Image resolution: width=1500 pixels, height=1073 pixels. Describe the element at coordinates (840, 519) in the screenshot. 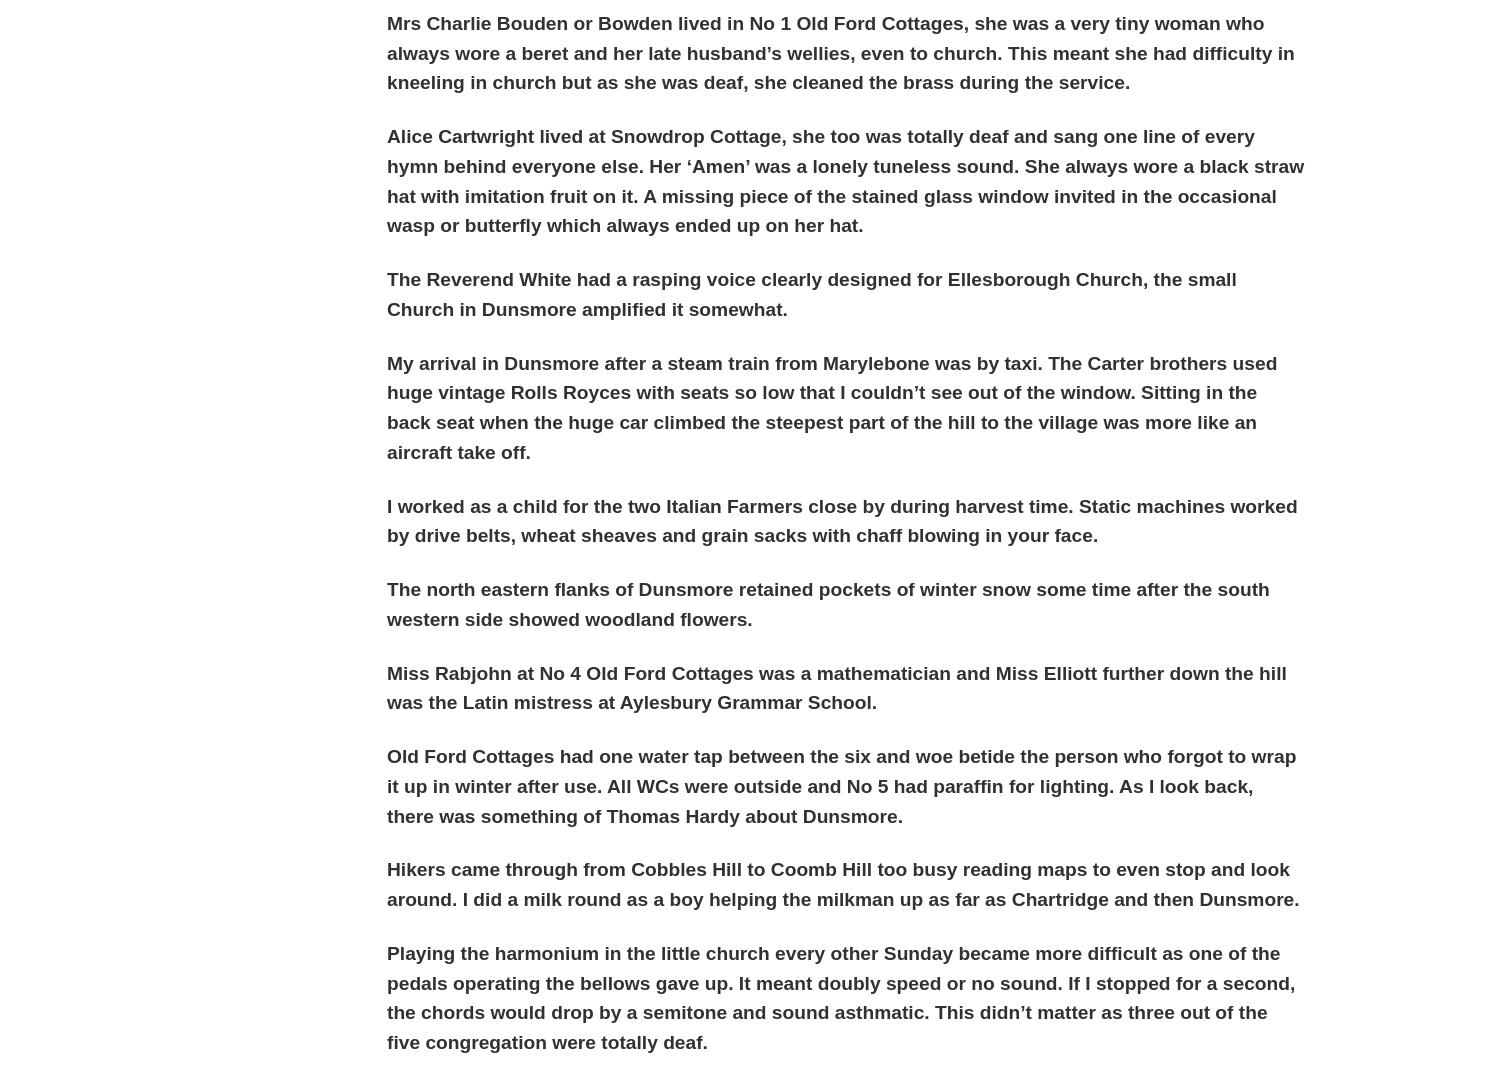

I see `'I worked as a child for the two Italian Farmers close by during harvest time. Static machines worked by drive belts, wheat sheaves and grain sacks with chaff blowing in your face.'` at that location.